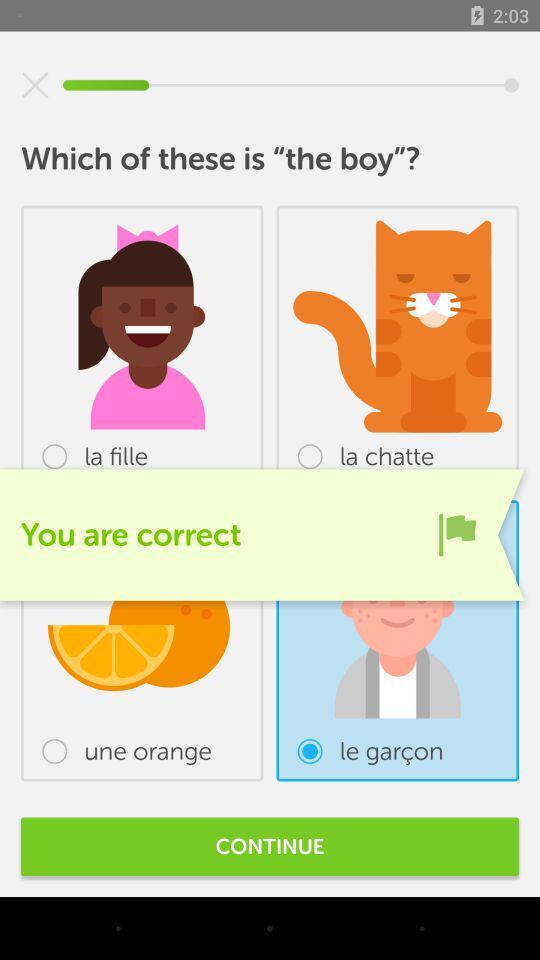 The width and height of the screenshot is (540, 960). Describe the element at coordinates (457, 533) in the screenshot. I see `the item below the la chatte` at that location.